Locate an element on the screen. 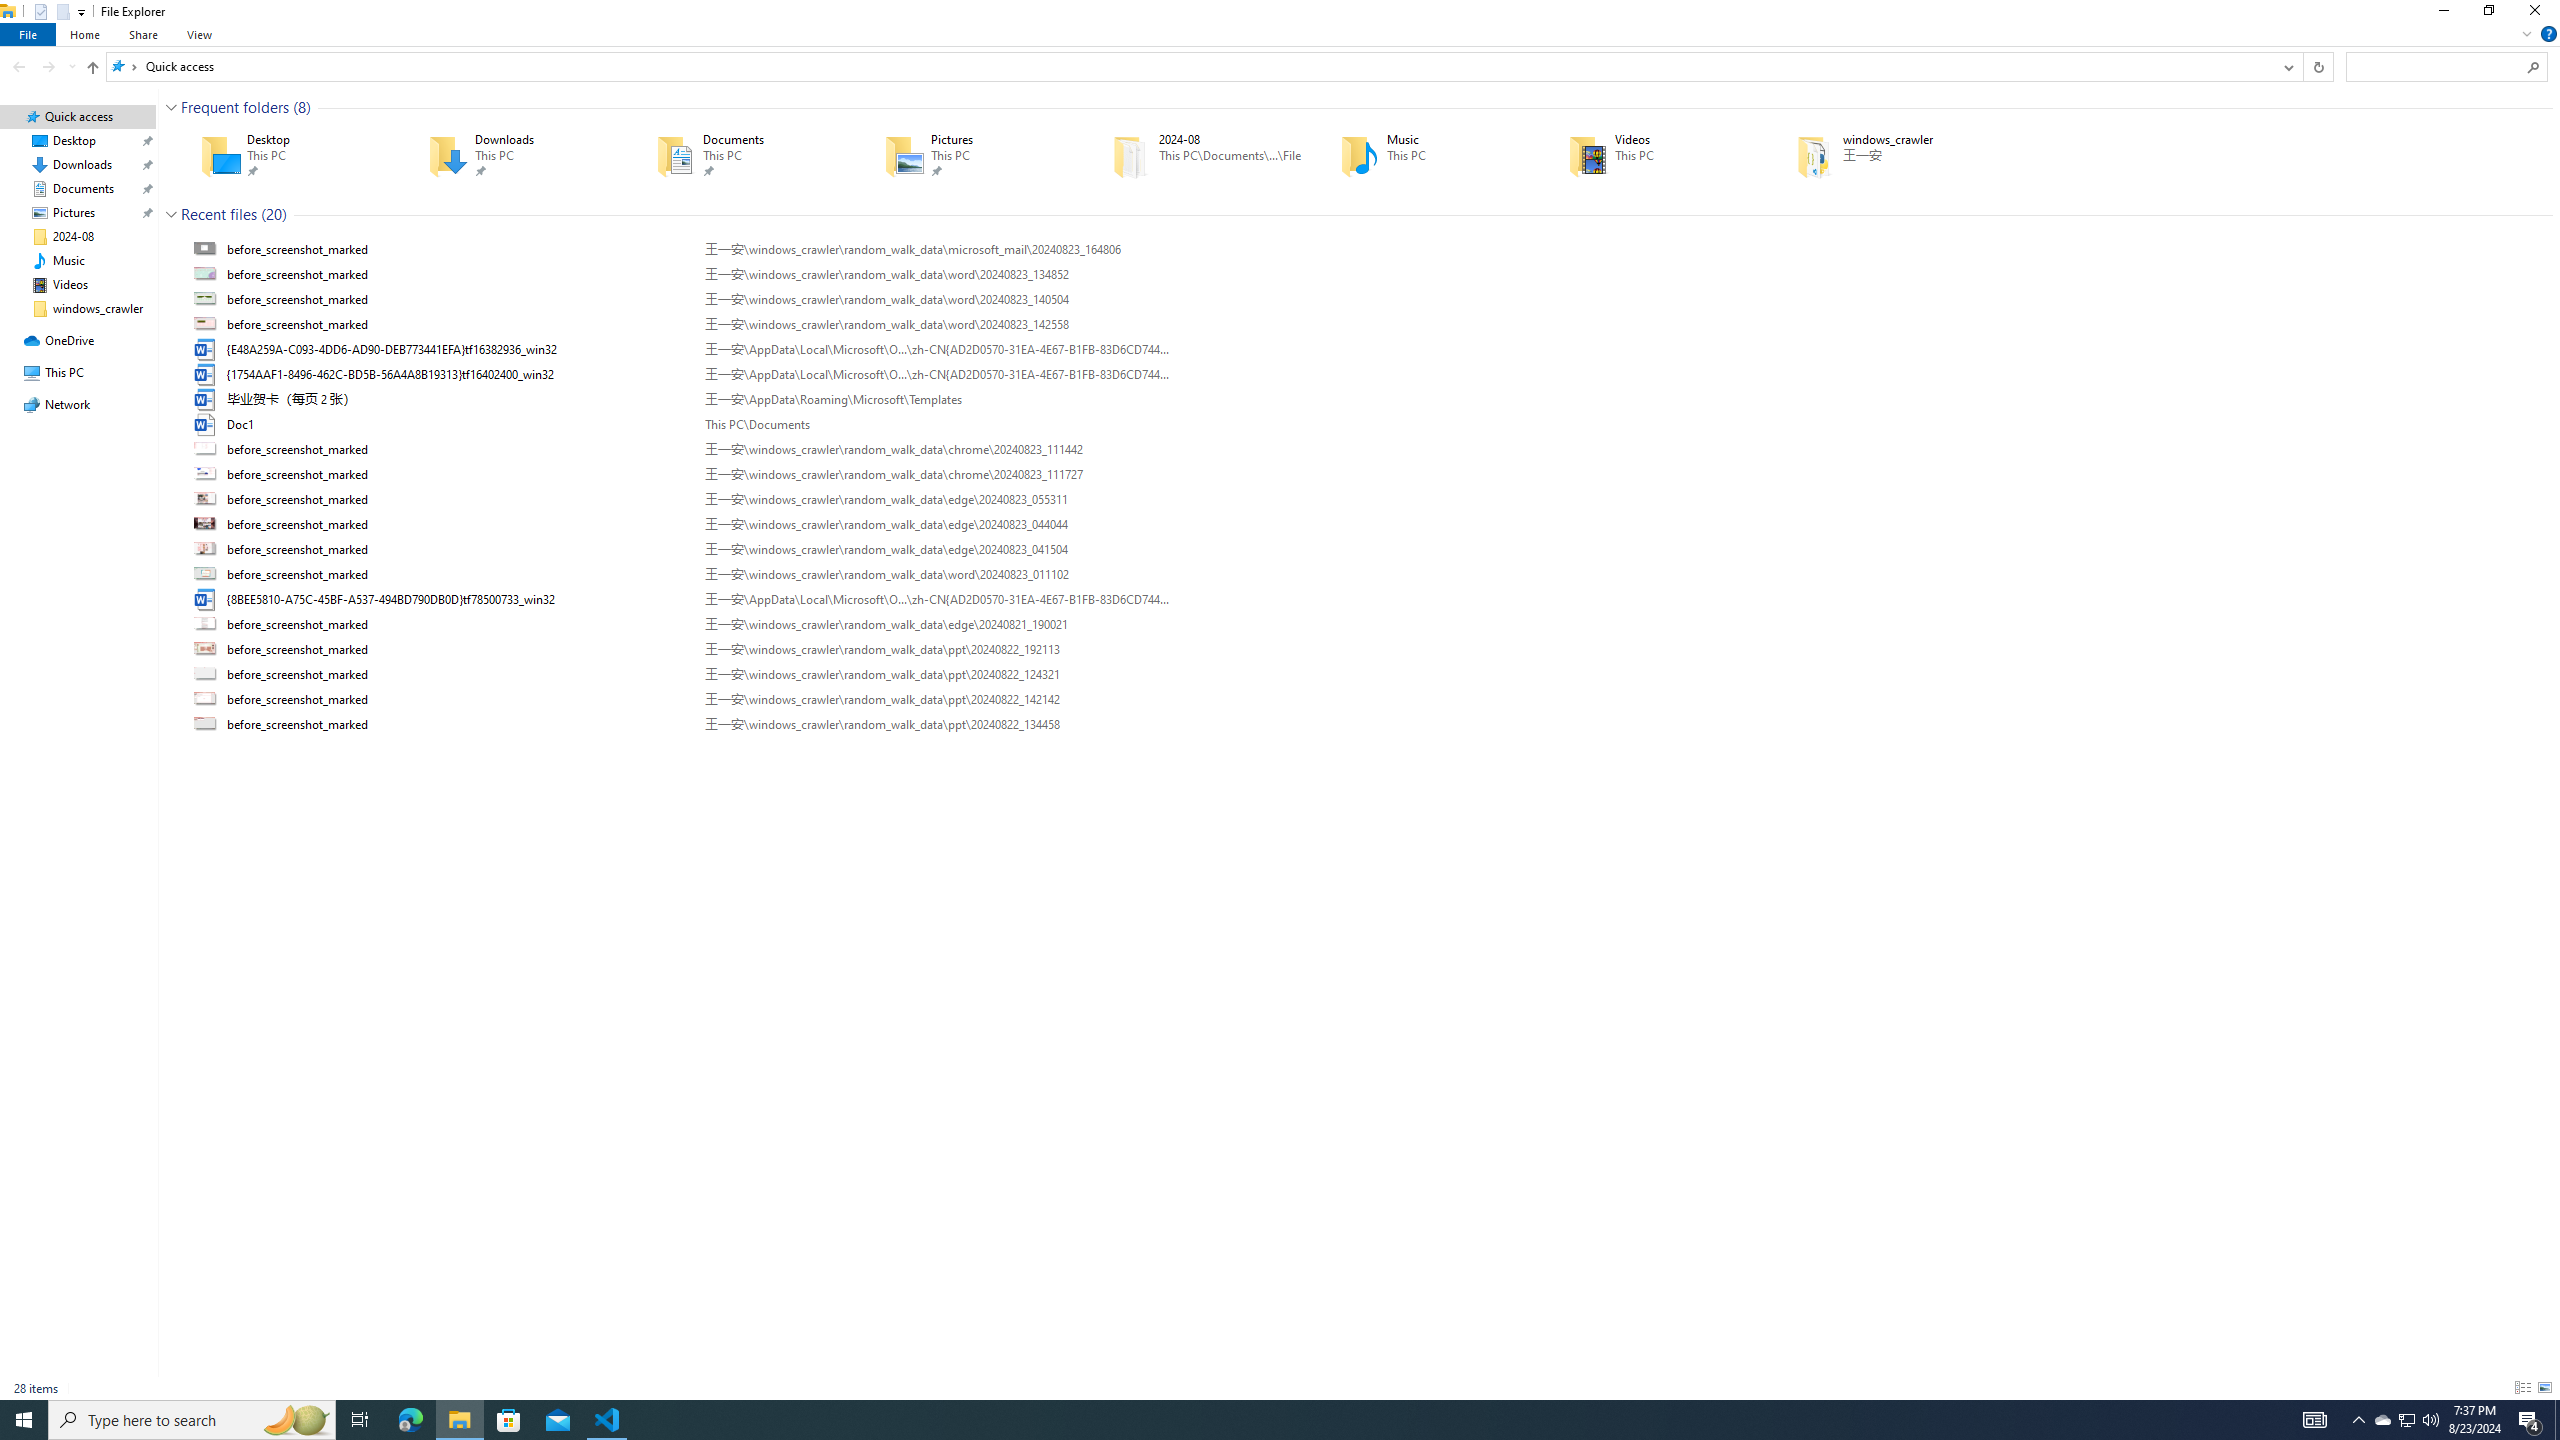 This screenshot has height=1440, width=2560. 'Help' is located at coordinates (2547, 32).